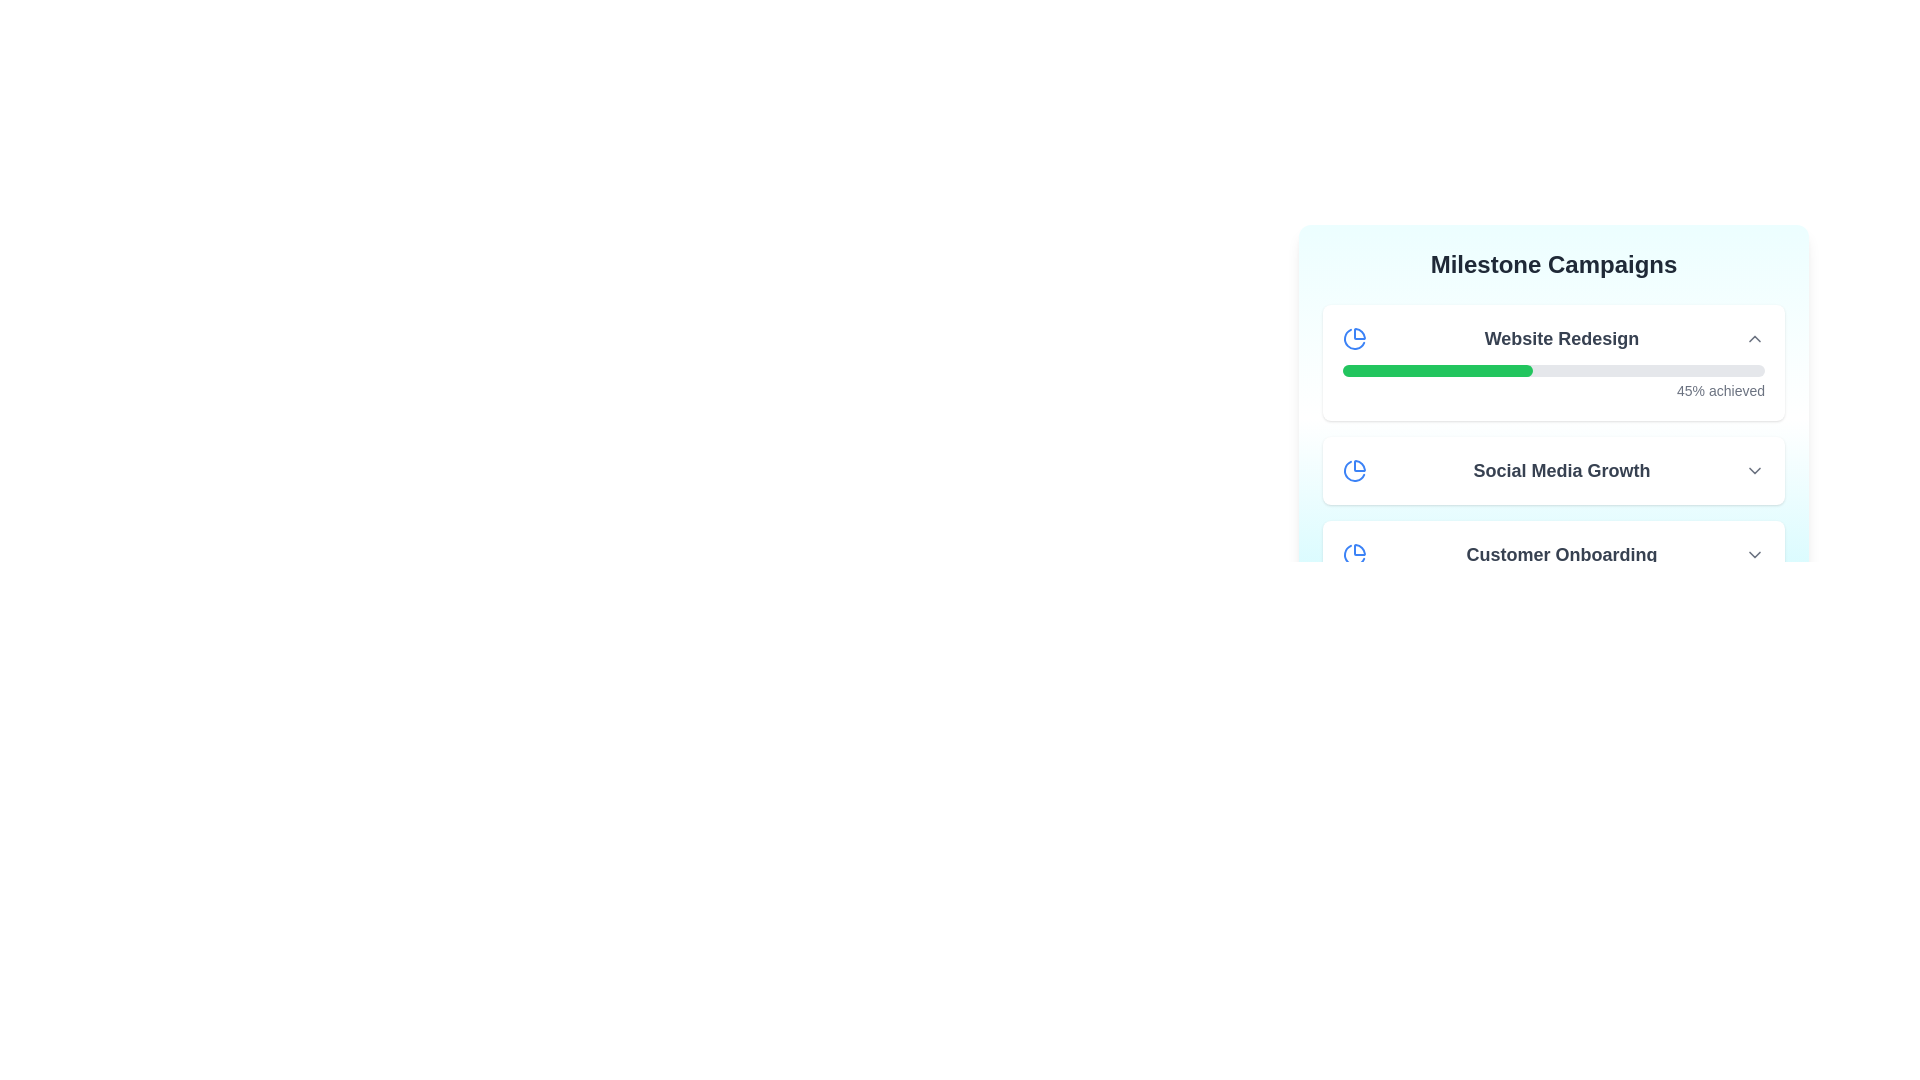 This screenshot has width=1920, height=1080. What do you see at coordinates (1359, 550) in the screenshot?
I see `the pie chart icon element located within the SVG icon to the left of the 'Customer Onboarding' label` at bounding box center [1359, 550].